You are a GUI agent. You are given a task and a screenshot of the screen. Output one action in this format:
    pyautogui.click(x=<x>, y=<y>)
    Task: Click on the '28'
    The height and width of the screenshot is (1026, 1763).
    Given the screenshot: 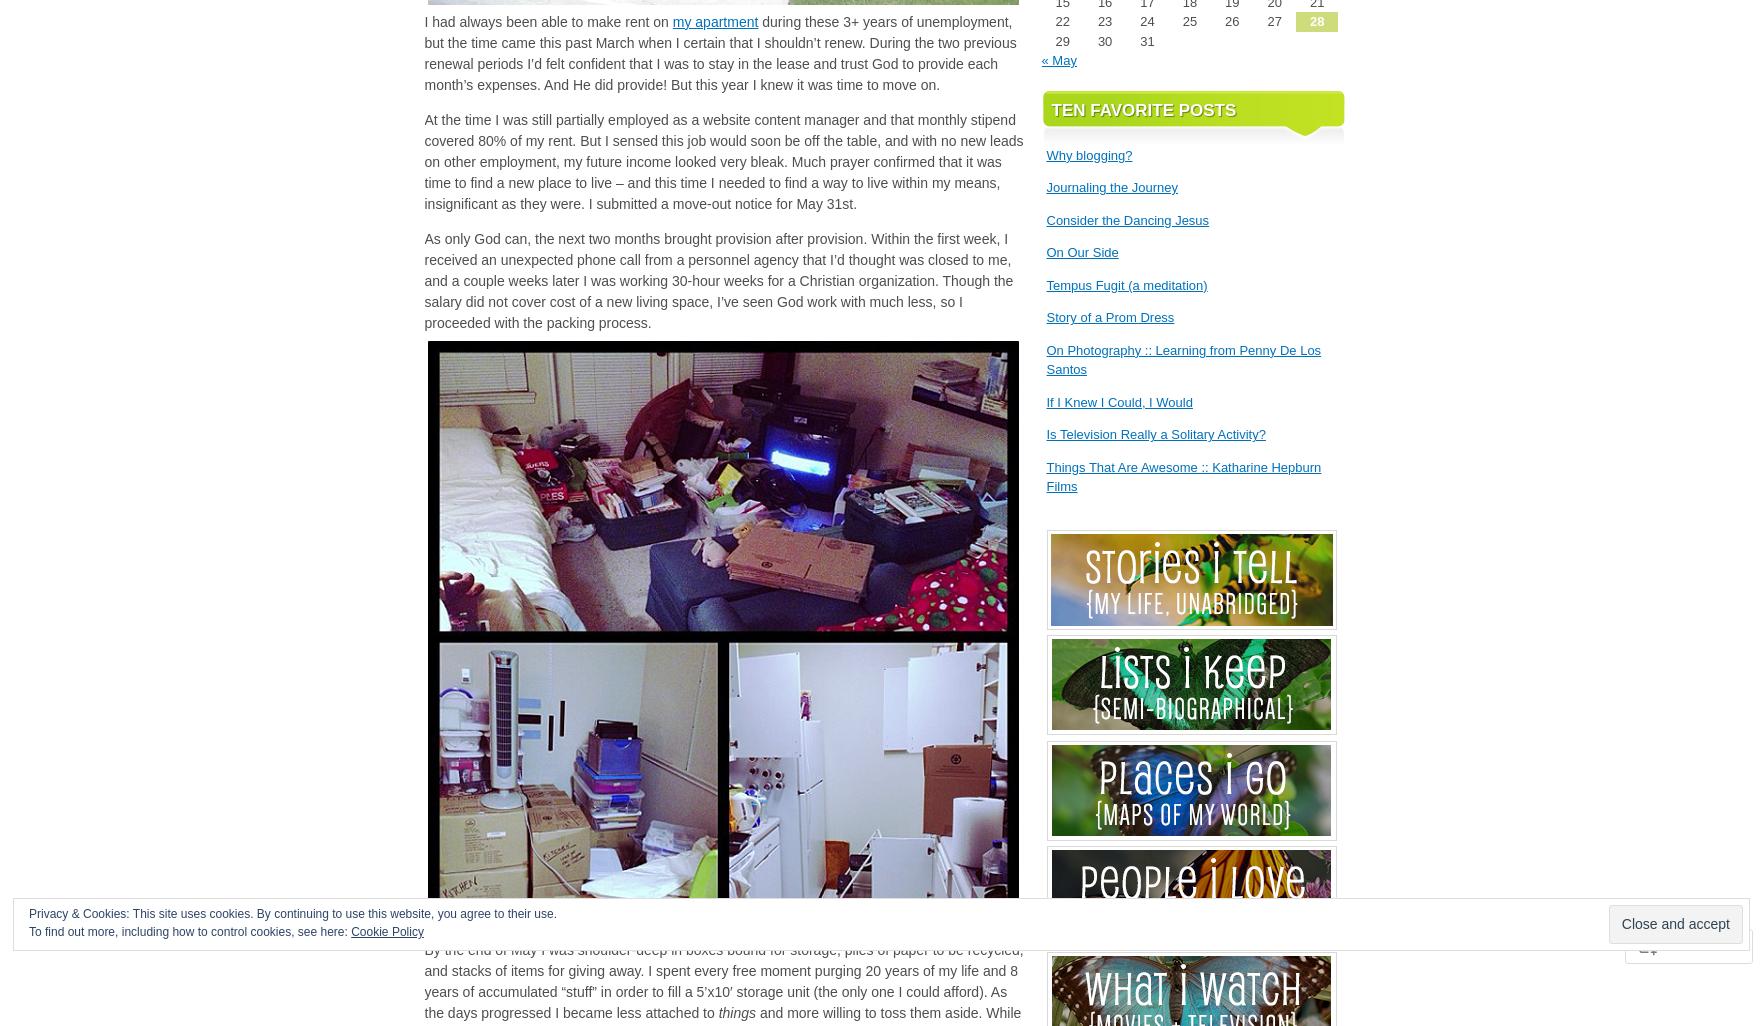 What is the action you would take?
    pyautogui.click(x=1315, y=21)
    